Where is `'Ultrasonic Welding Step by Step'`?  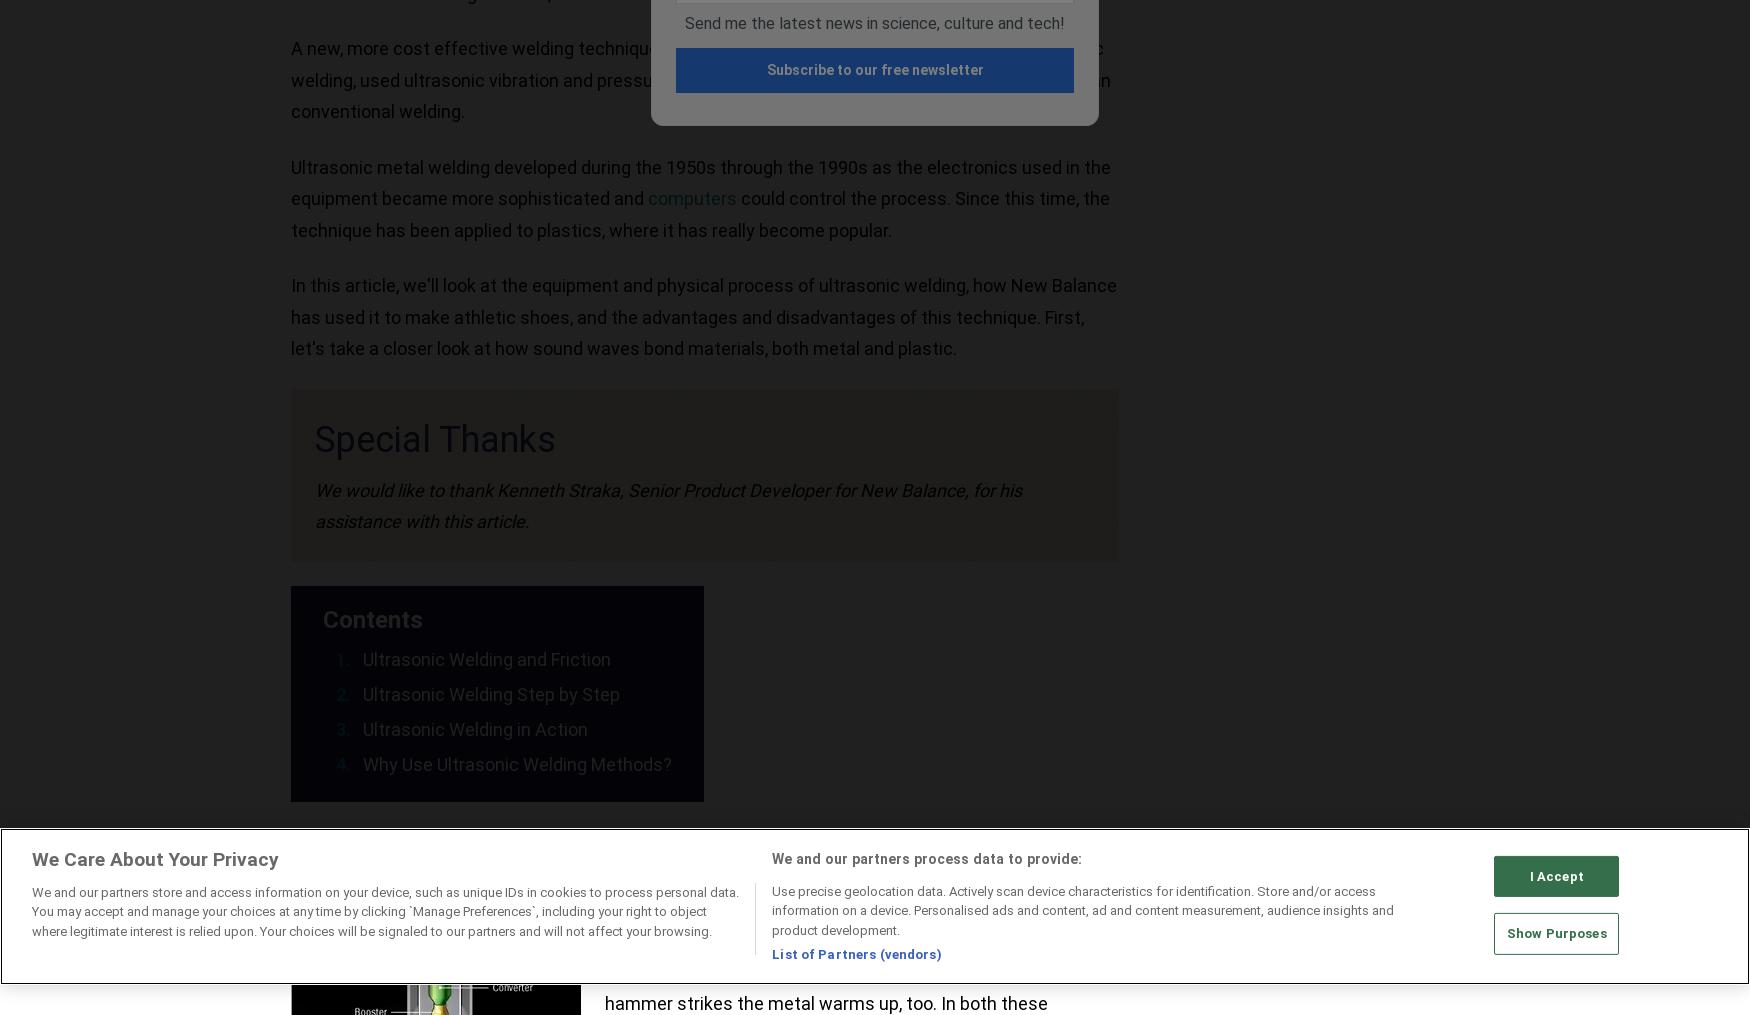
'Ultrasonic Welding Step by Step' is located at coordinates (362, 693).